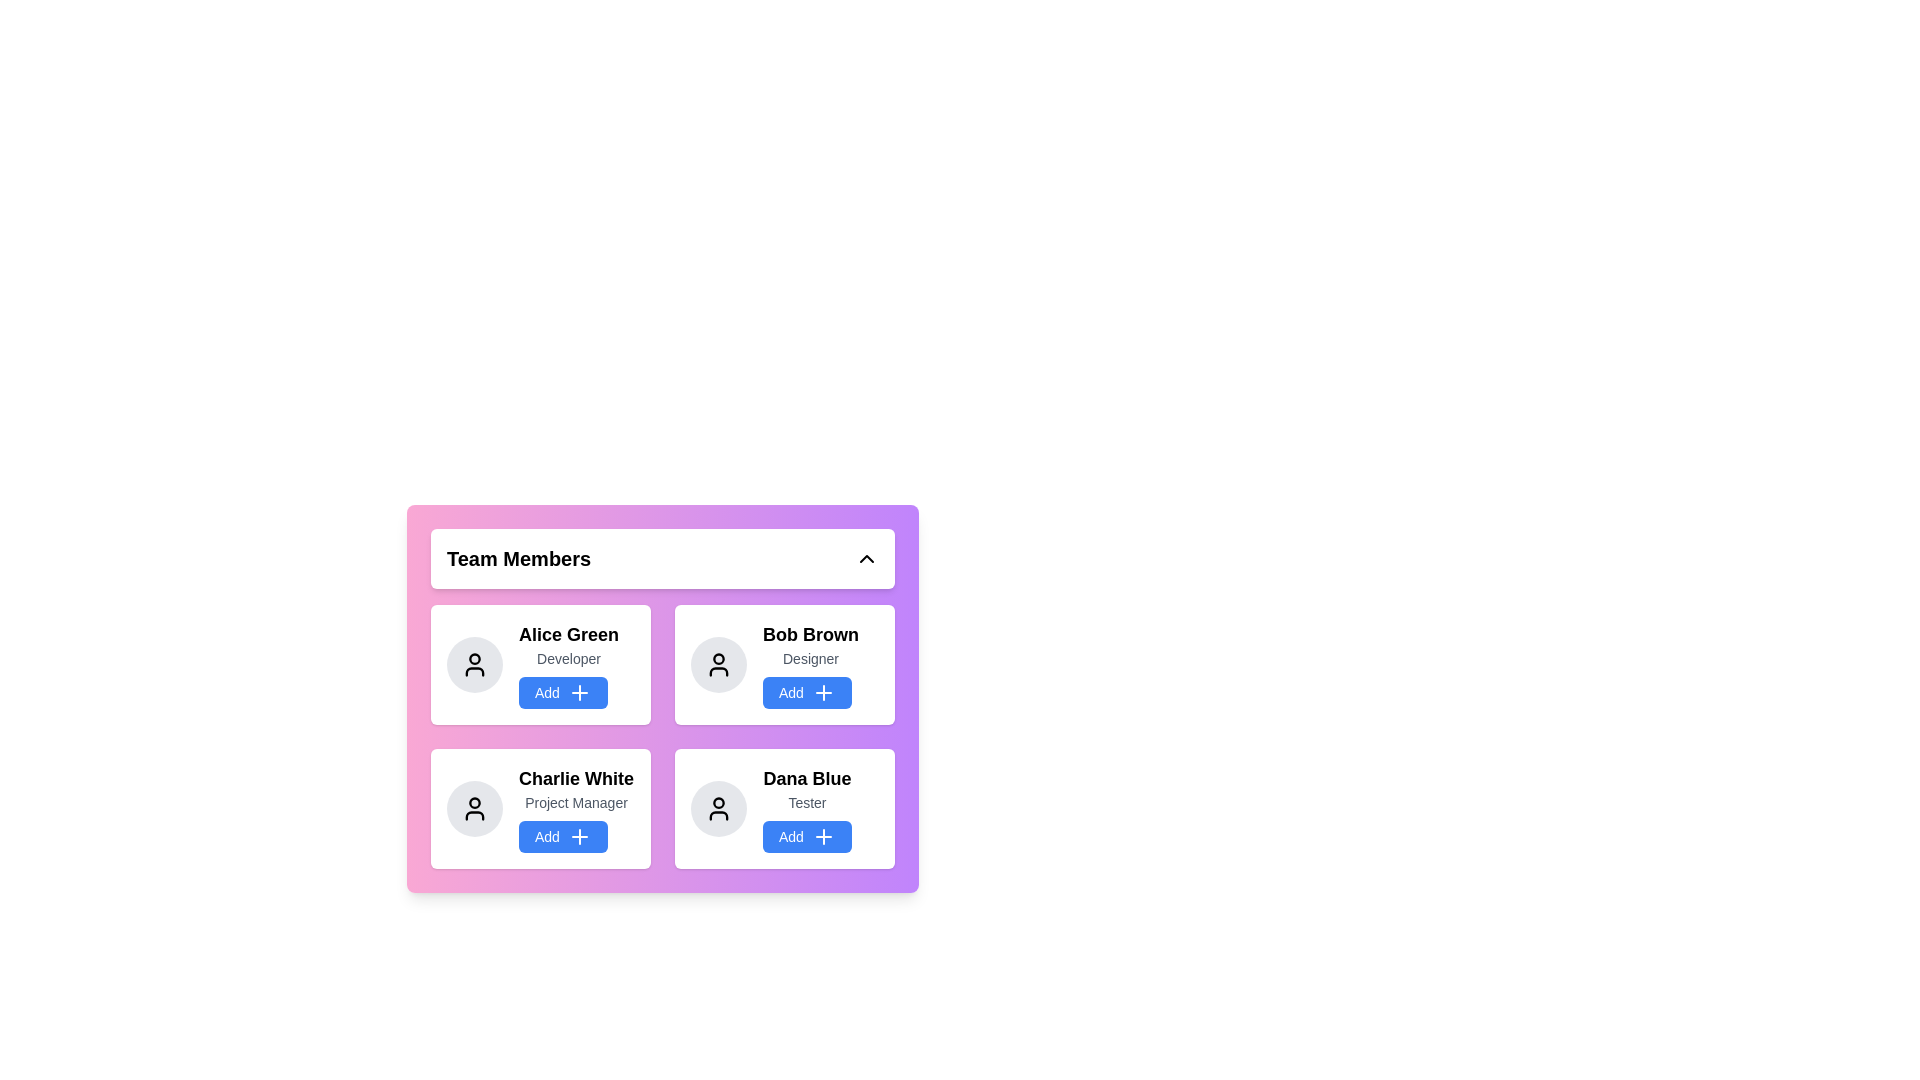 Image resolution: width=1920 pixels, height=1080 pixels. I want to click on the Avatar placeholder for the user 'Alice Green', who is a Developer, located in the top-left card of the 2x2 grid layout, so click(474, 664).